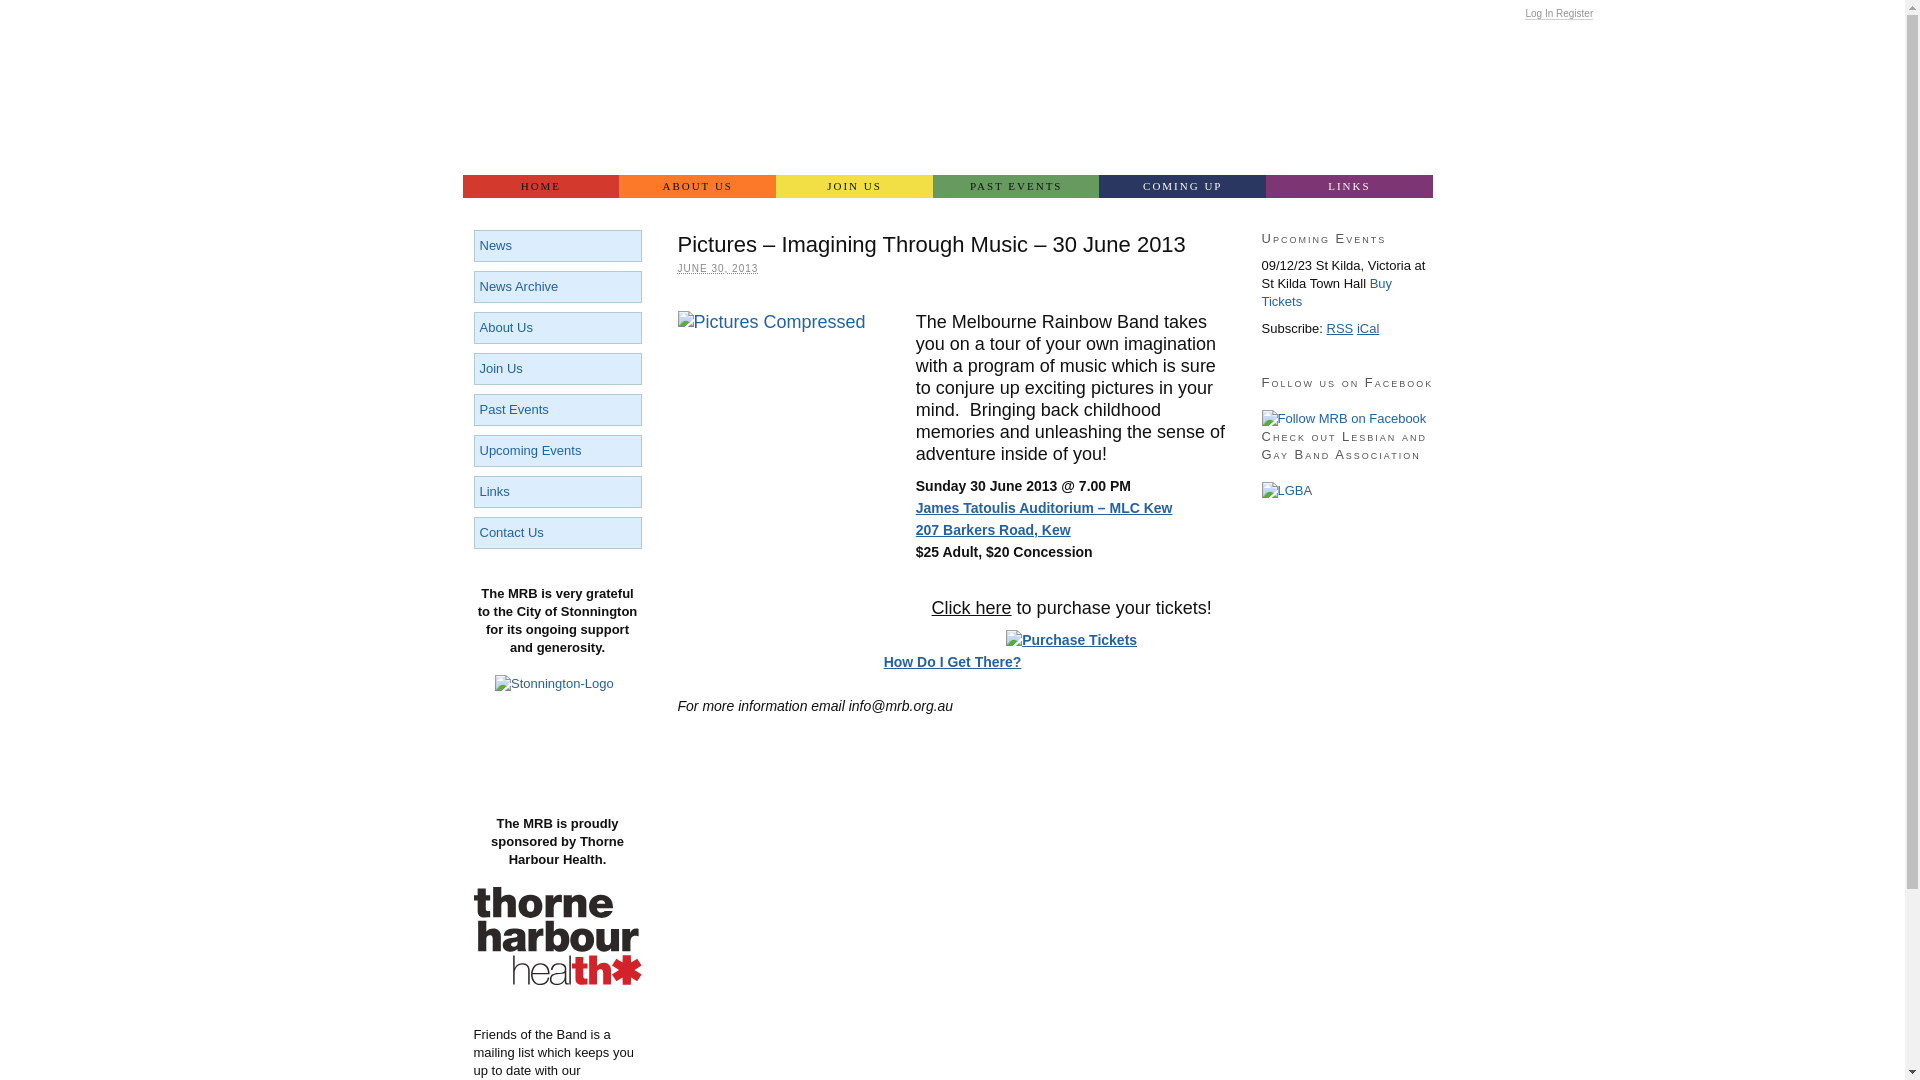 The height and width of the screenshot is (1080, 1920). I want to click on 'Log In Register', so click(1558, 14).